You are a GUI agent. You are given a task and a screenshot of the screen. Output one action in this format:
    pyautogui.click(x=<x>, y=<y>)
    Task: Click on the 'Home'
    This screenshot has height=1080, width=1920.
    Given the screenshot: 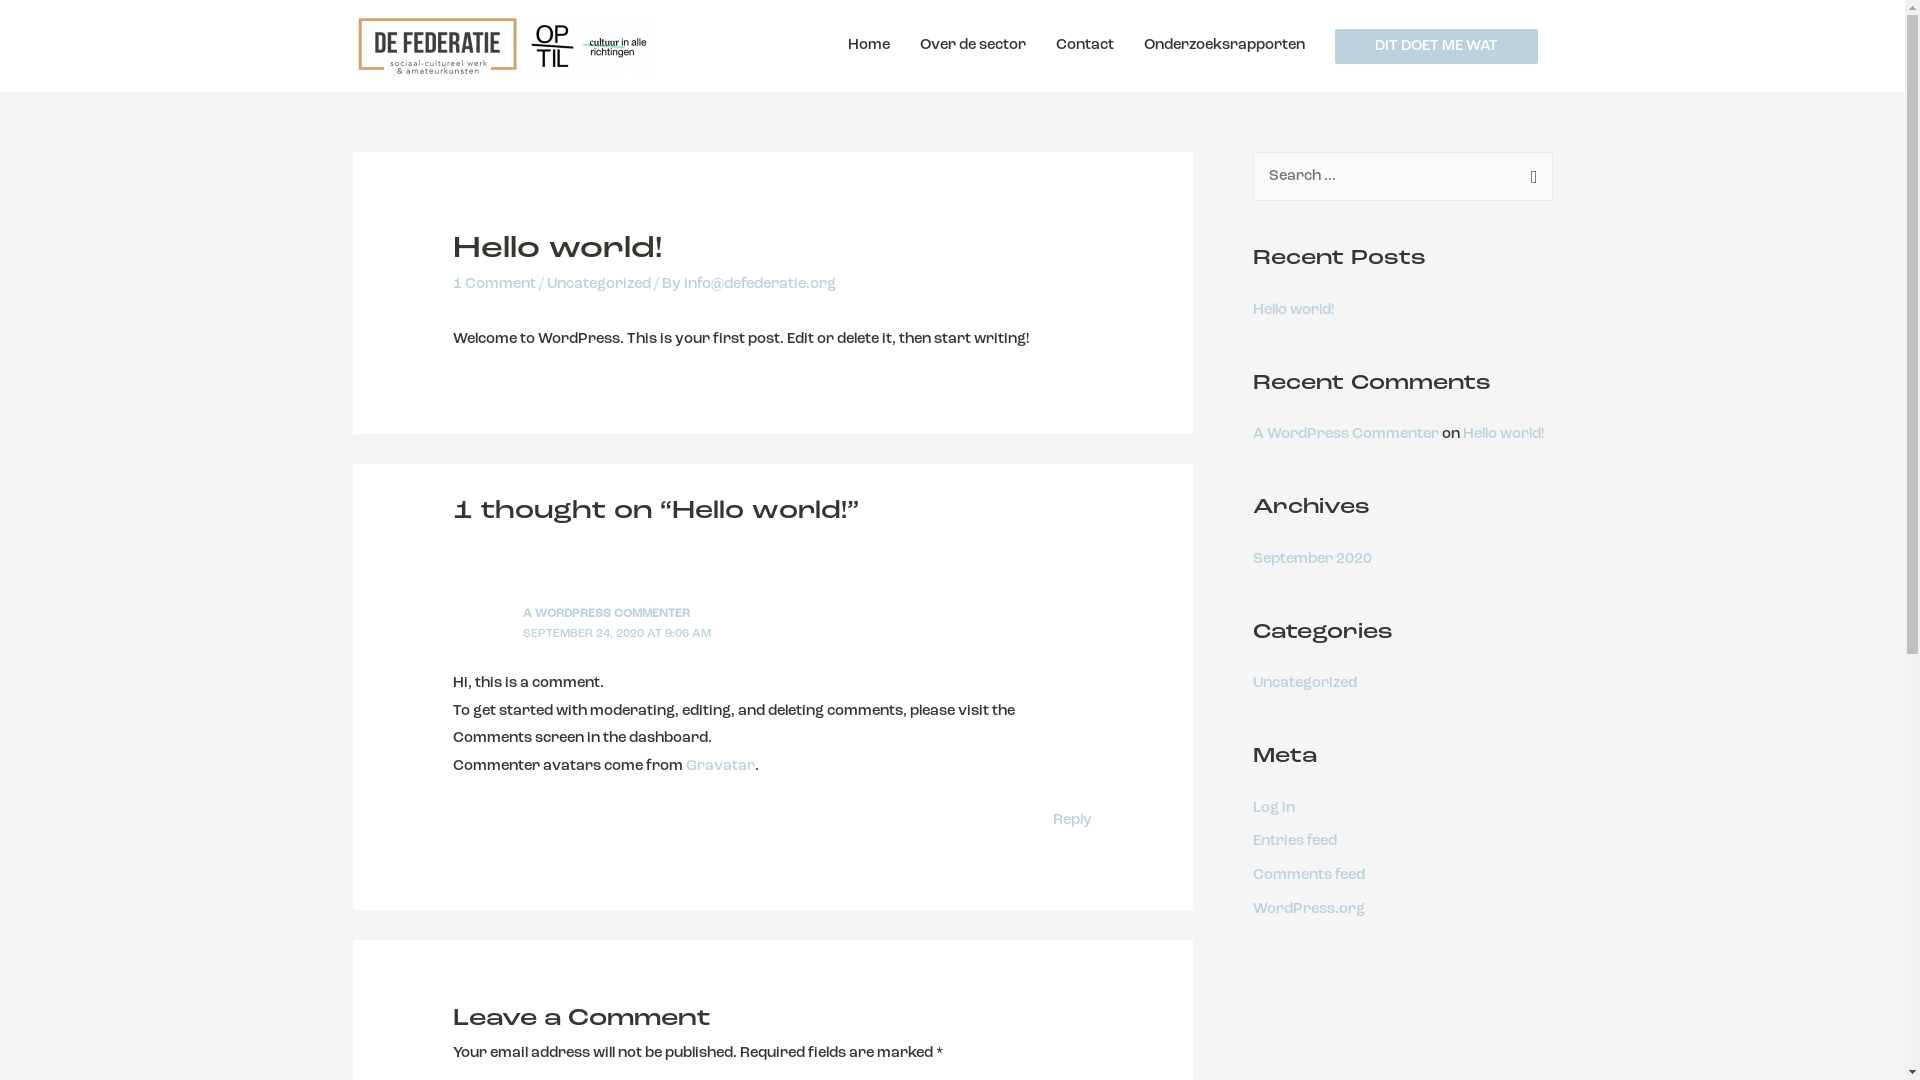 What is the action you would take?
    pyautogui.click(x=868, y=45)
    